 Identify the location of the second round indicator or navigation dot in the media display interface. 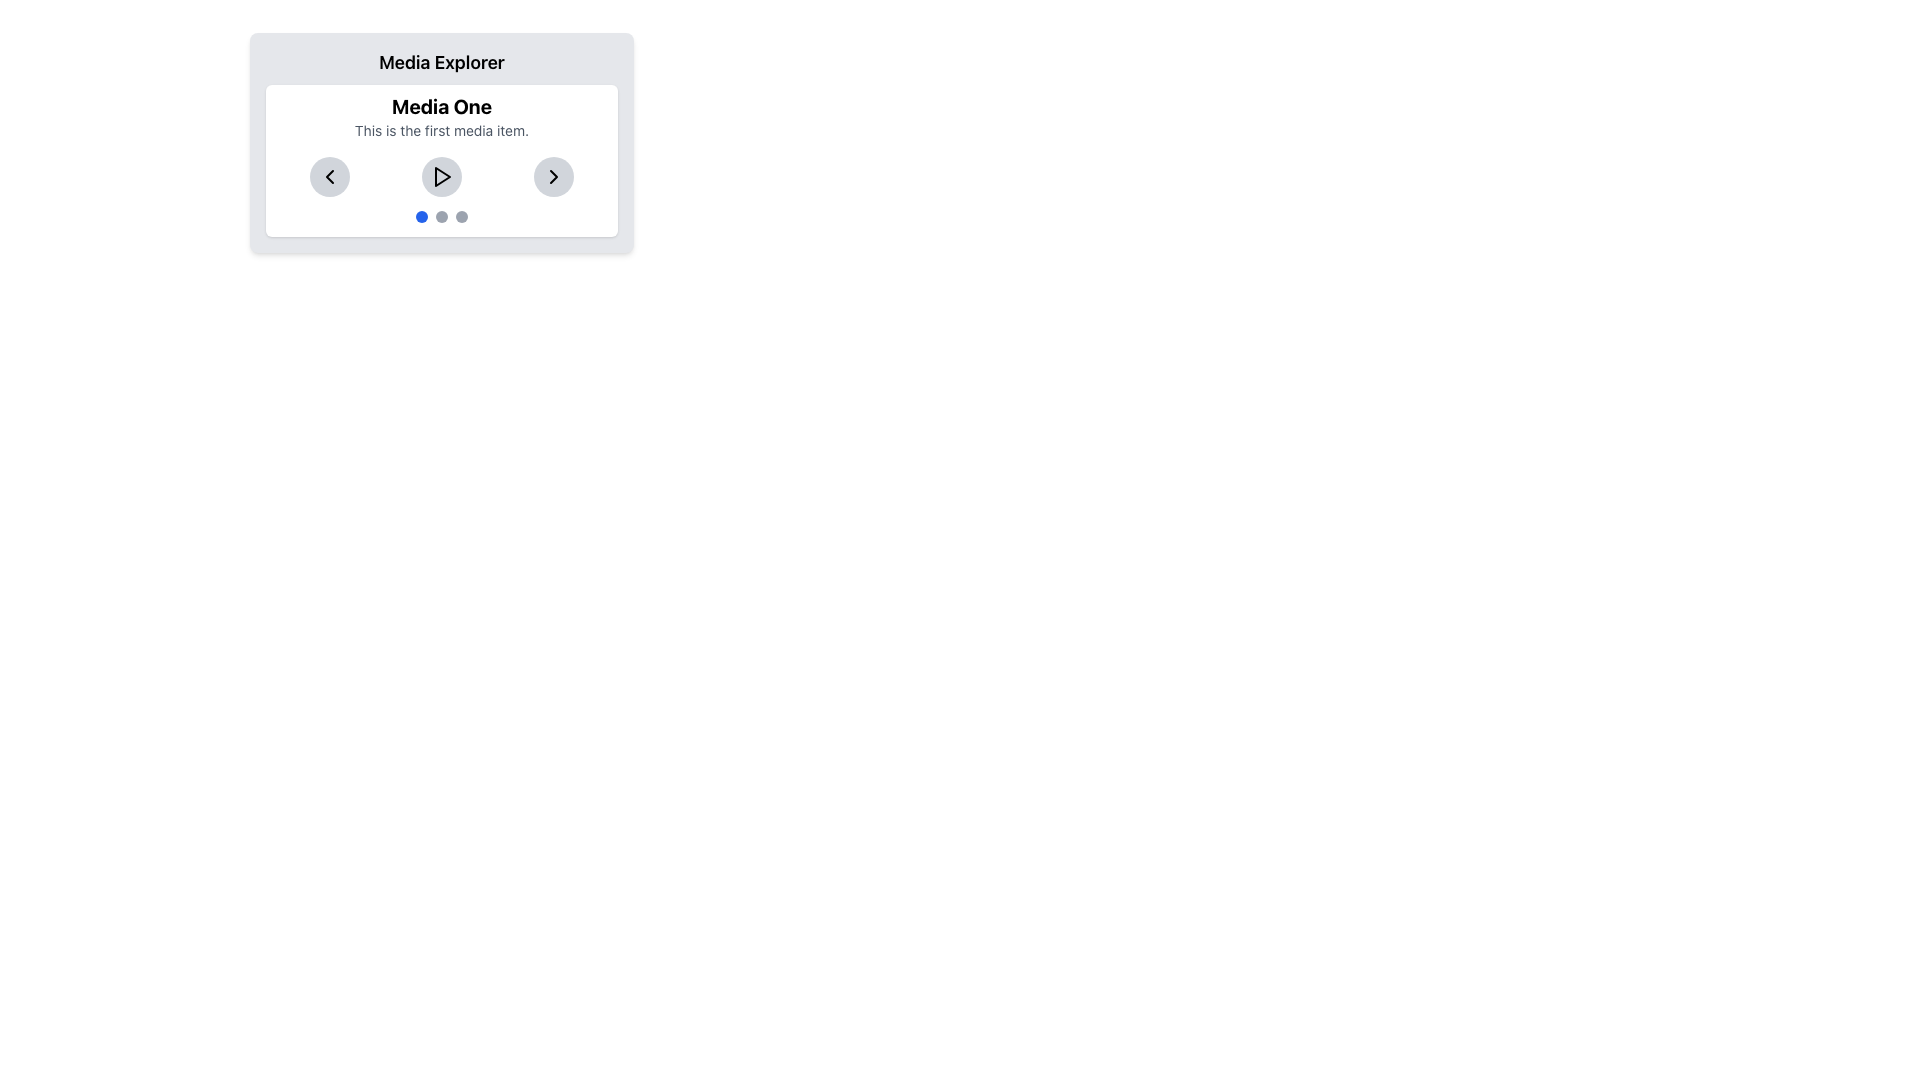
(440, 216).